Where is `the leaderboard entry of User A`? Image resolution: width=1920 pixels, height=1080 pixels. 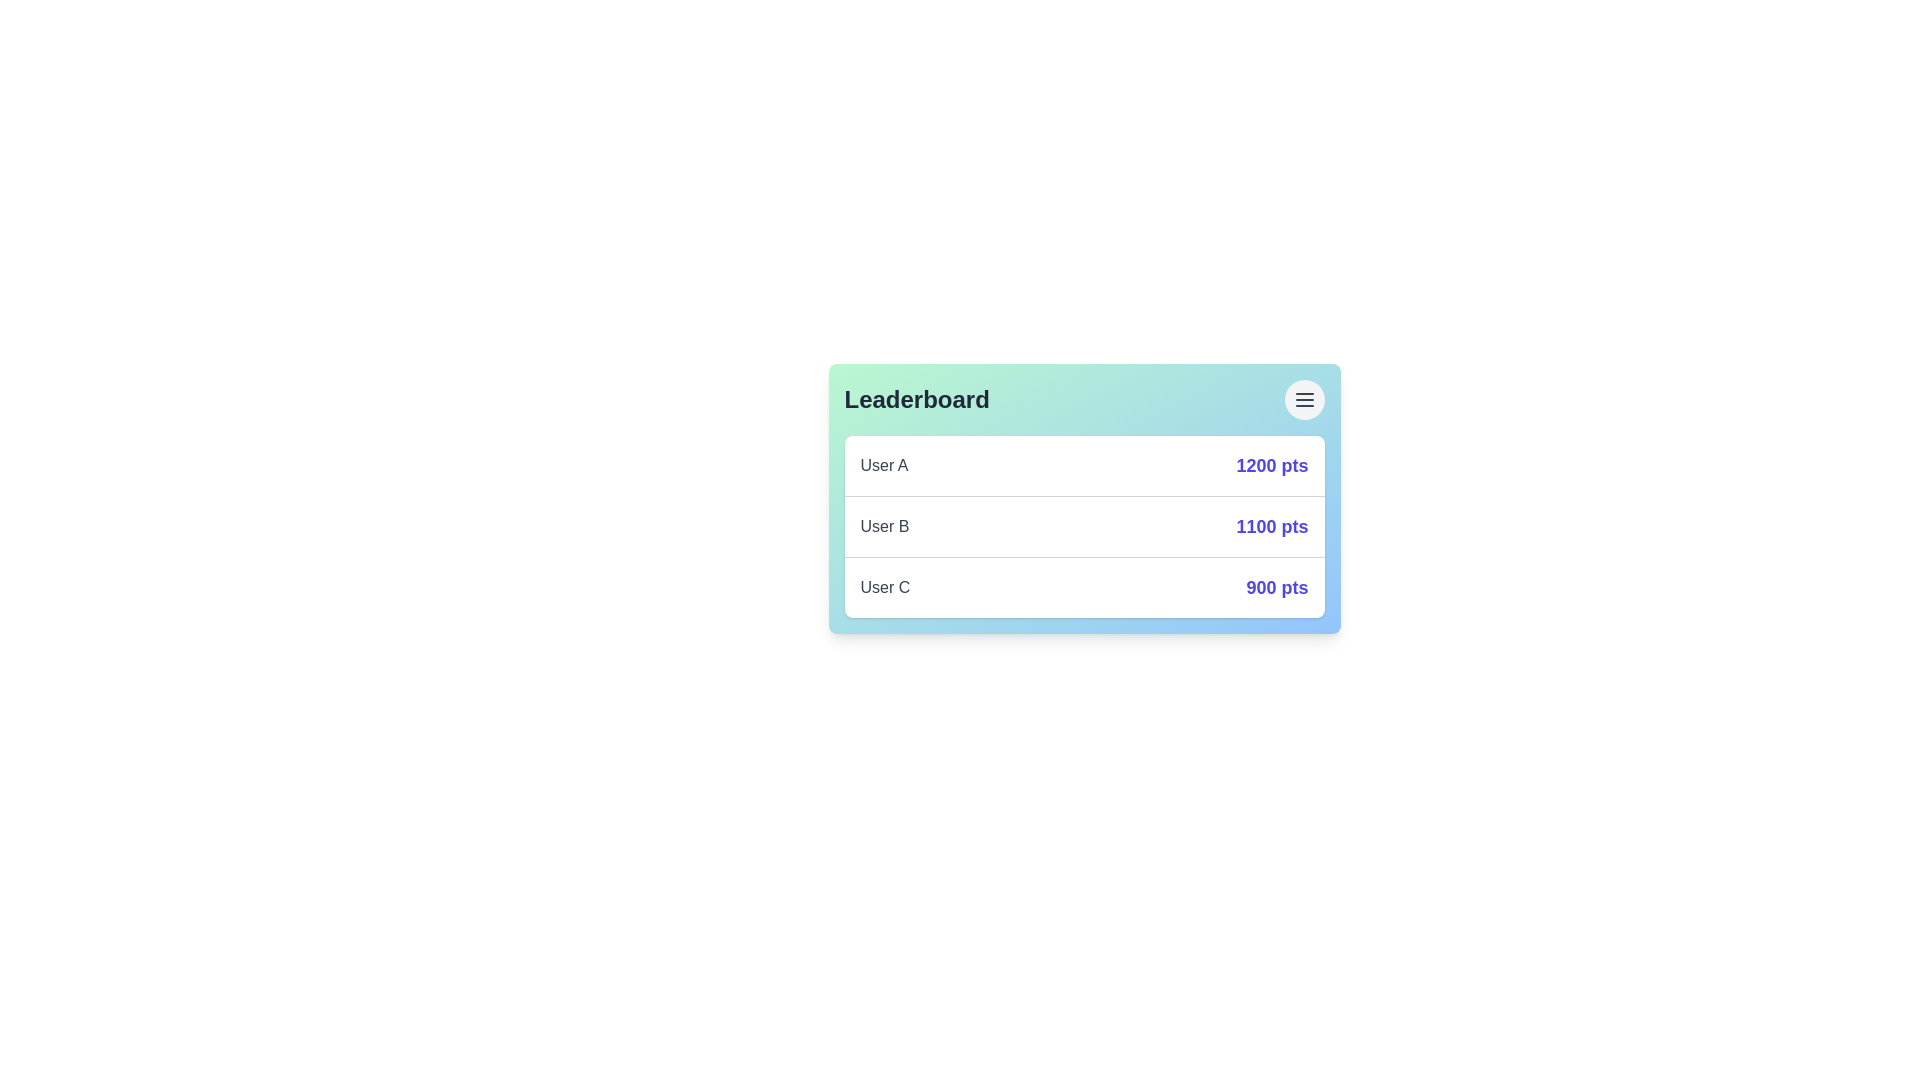 the leaderboard entry of User A is located at coordinates (1083, 466).